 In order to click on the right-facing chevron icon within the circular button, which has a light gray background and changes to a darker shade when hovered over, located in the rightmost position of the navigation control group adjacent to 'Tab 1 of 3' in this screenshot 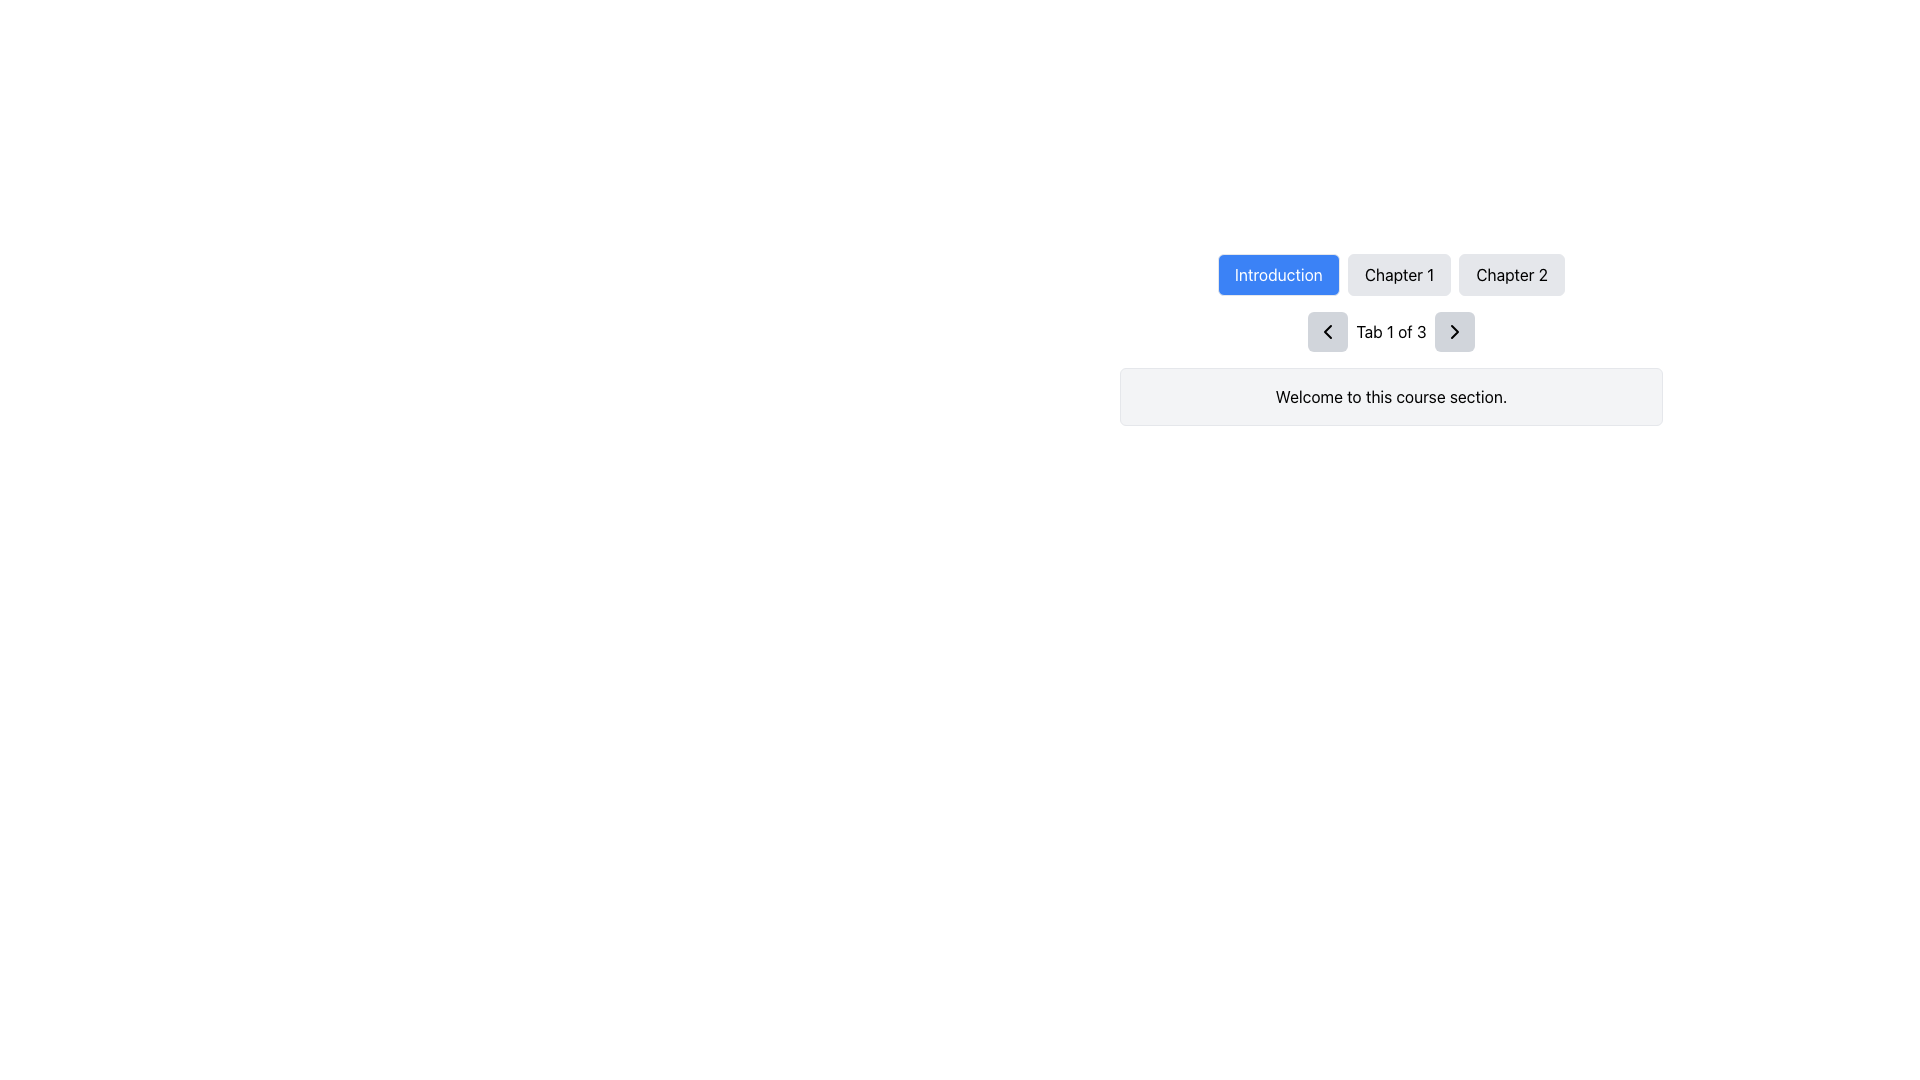, I will do `click(1454, 330)`.